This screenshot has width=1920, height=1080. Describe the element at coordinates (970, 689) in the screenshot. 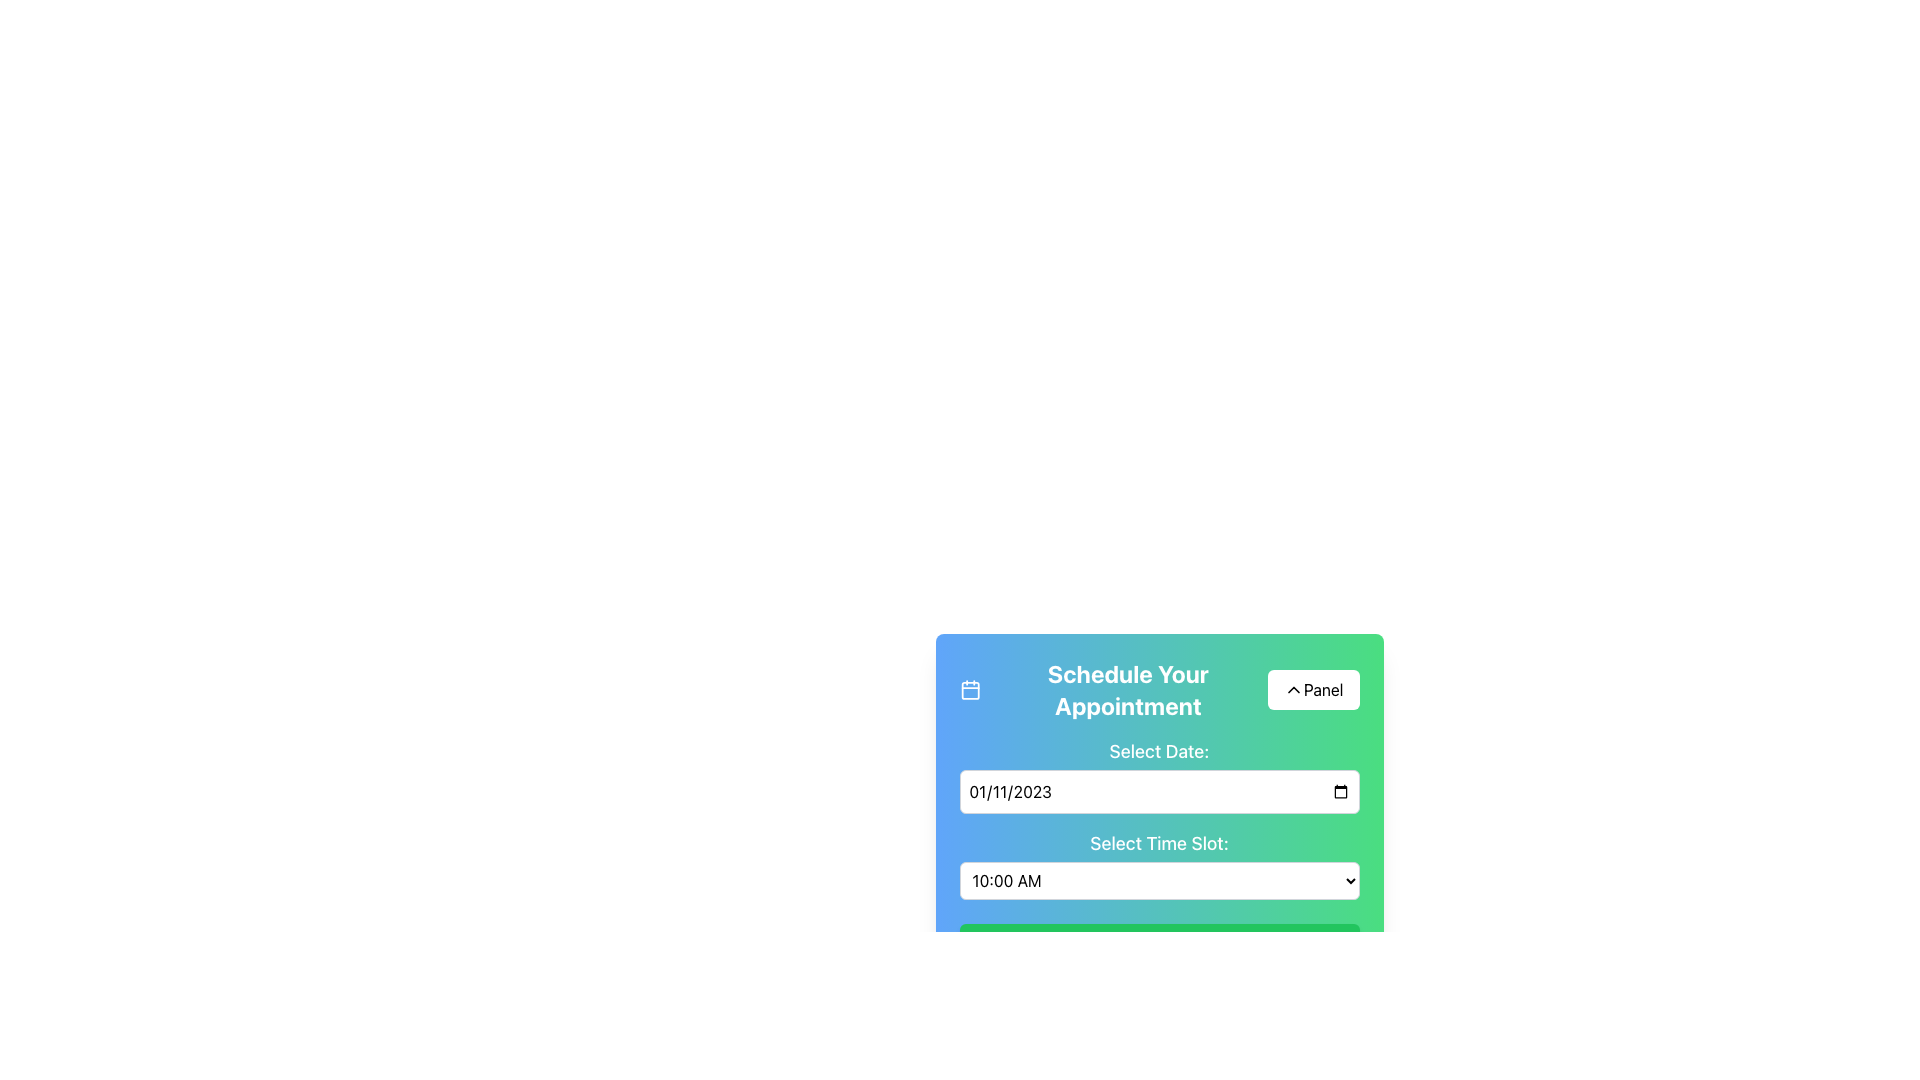

I see `the decorative calendar icon located at the top center of the calendar graphic in the 'Schedule Your Appointment' form, adjacent to the 'Select Date:' text` at that location.